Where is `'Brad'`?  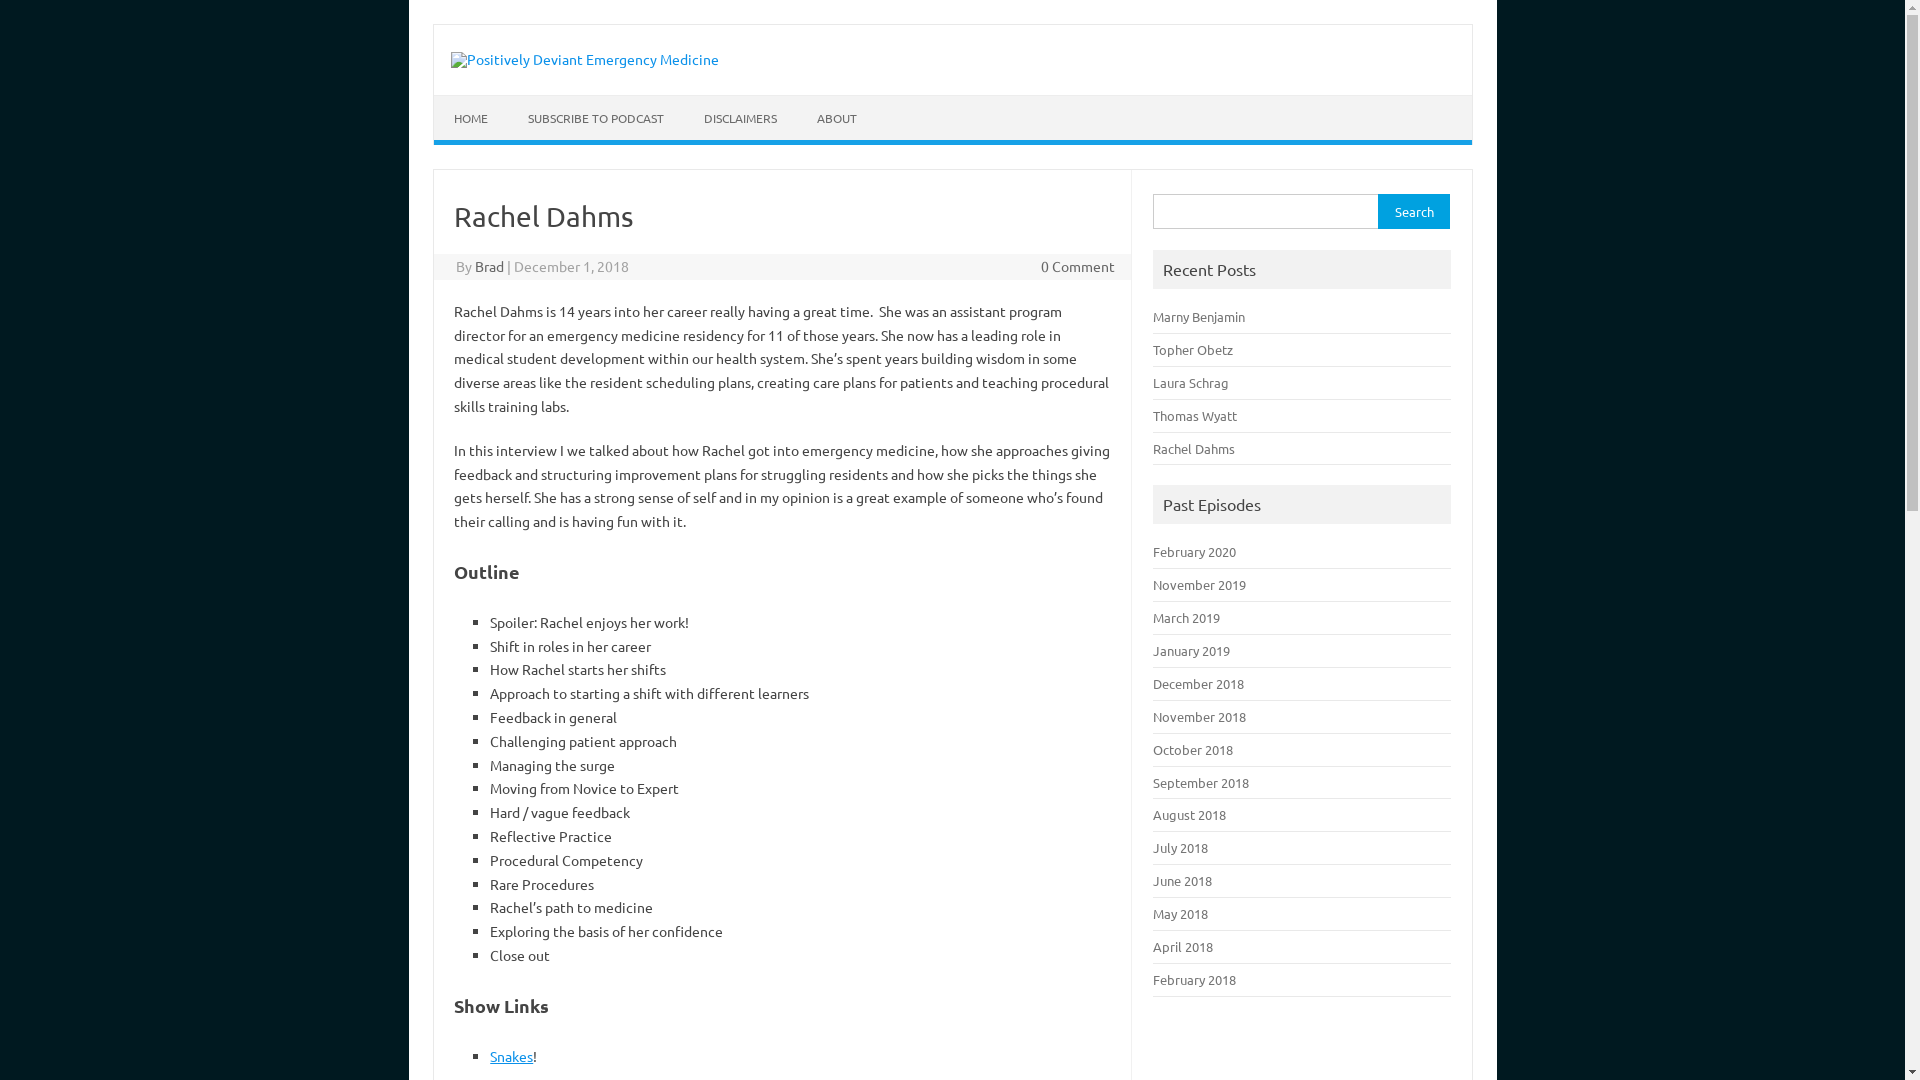 'Brad' is located at coordinates (489, 265).